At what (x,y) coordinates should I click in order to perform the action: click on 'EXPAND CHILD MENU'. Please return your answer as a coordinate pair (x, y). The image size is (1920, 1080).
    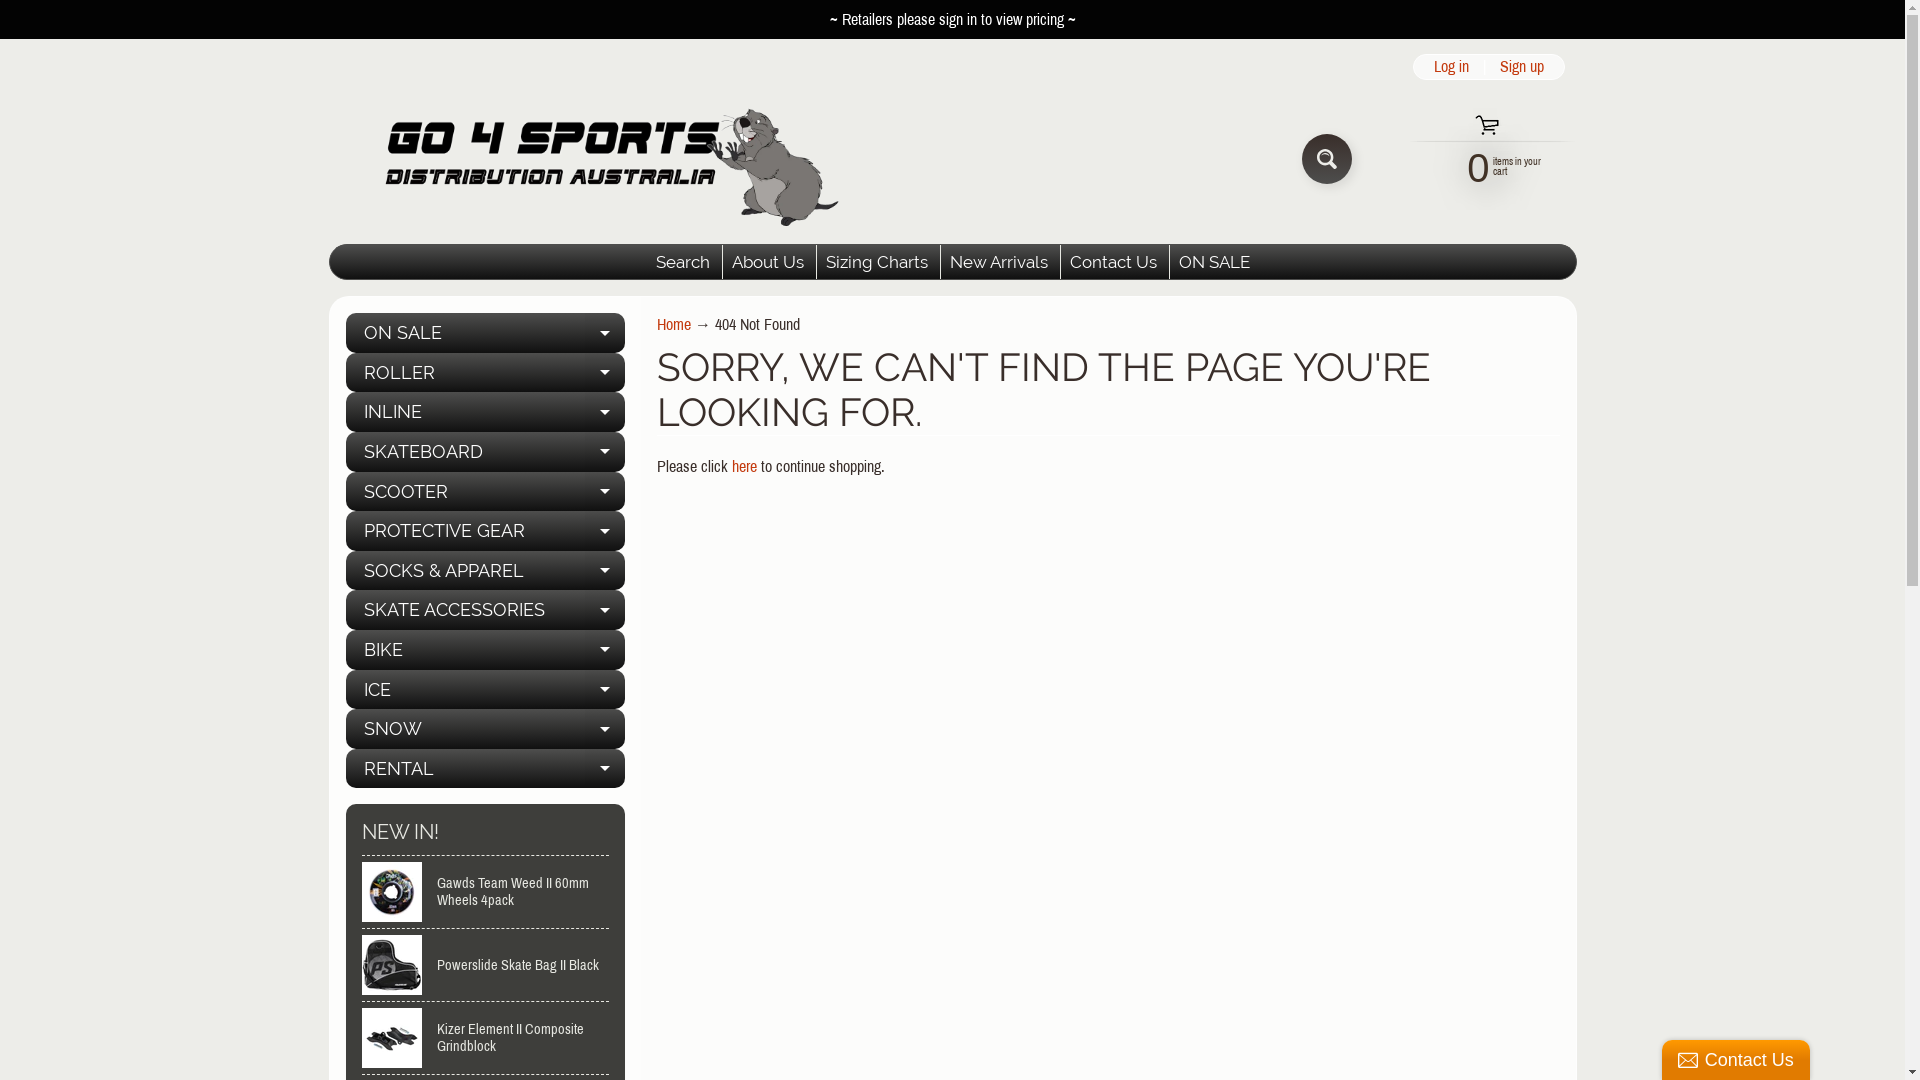
    Looking at the image, I should click on (603, 492).